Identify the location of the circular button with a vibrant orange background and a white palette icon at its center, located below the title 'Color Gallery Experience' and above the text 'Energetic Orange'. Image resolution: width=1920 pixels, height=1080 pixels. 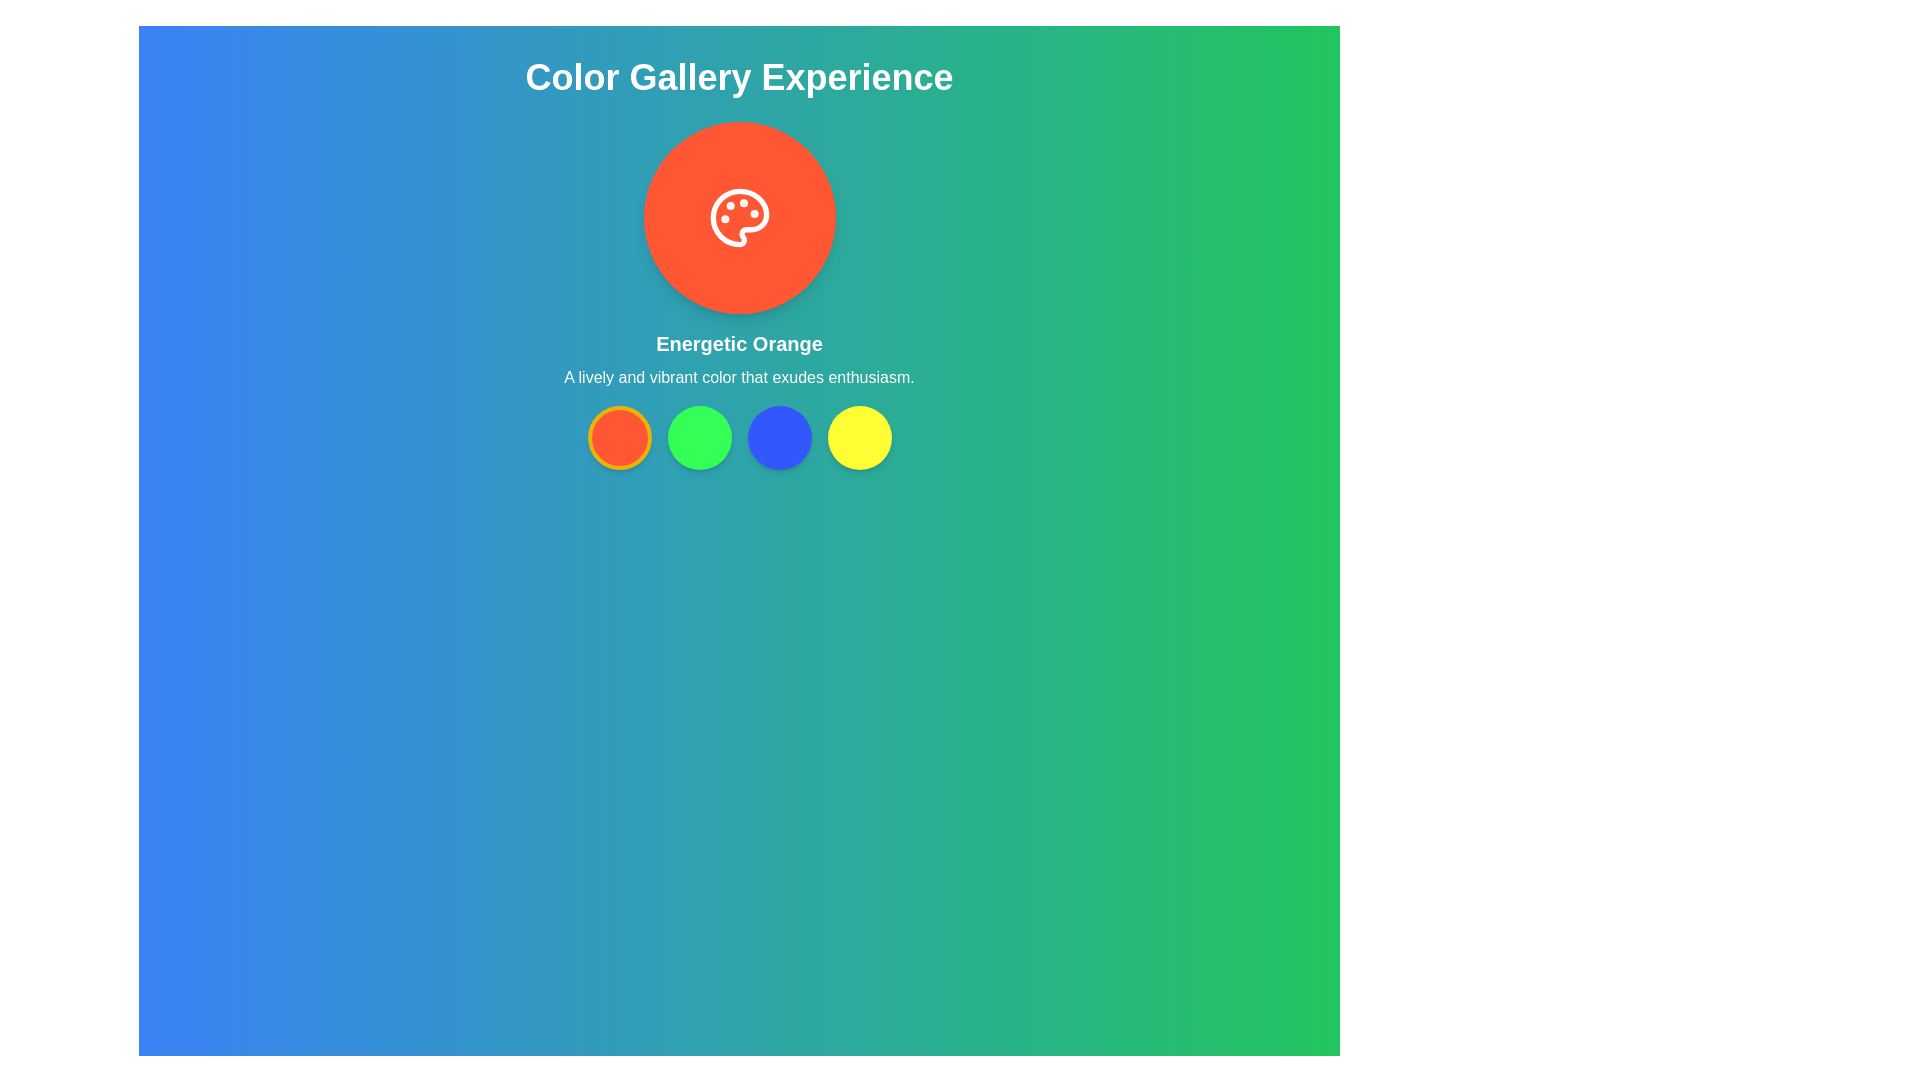
(738, 218).